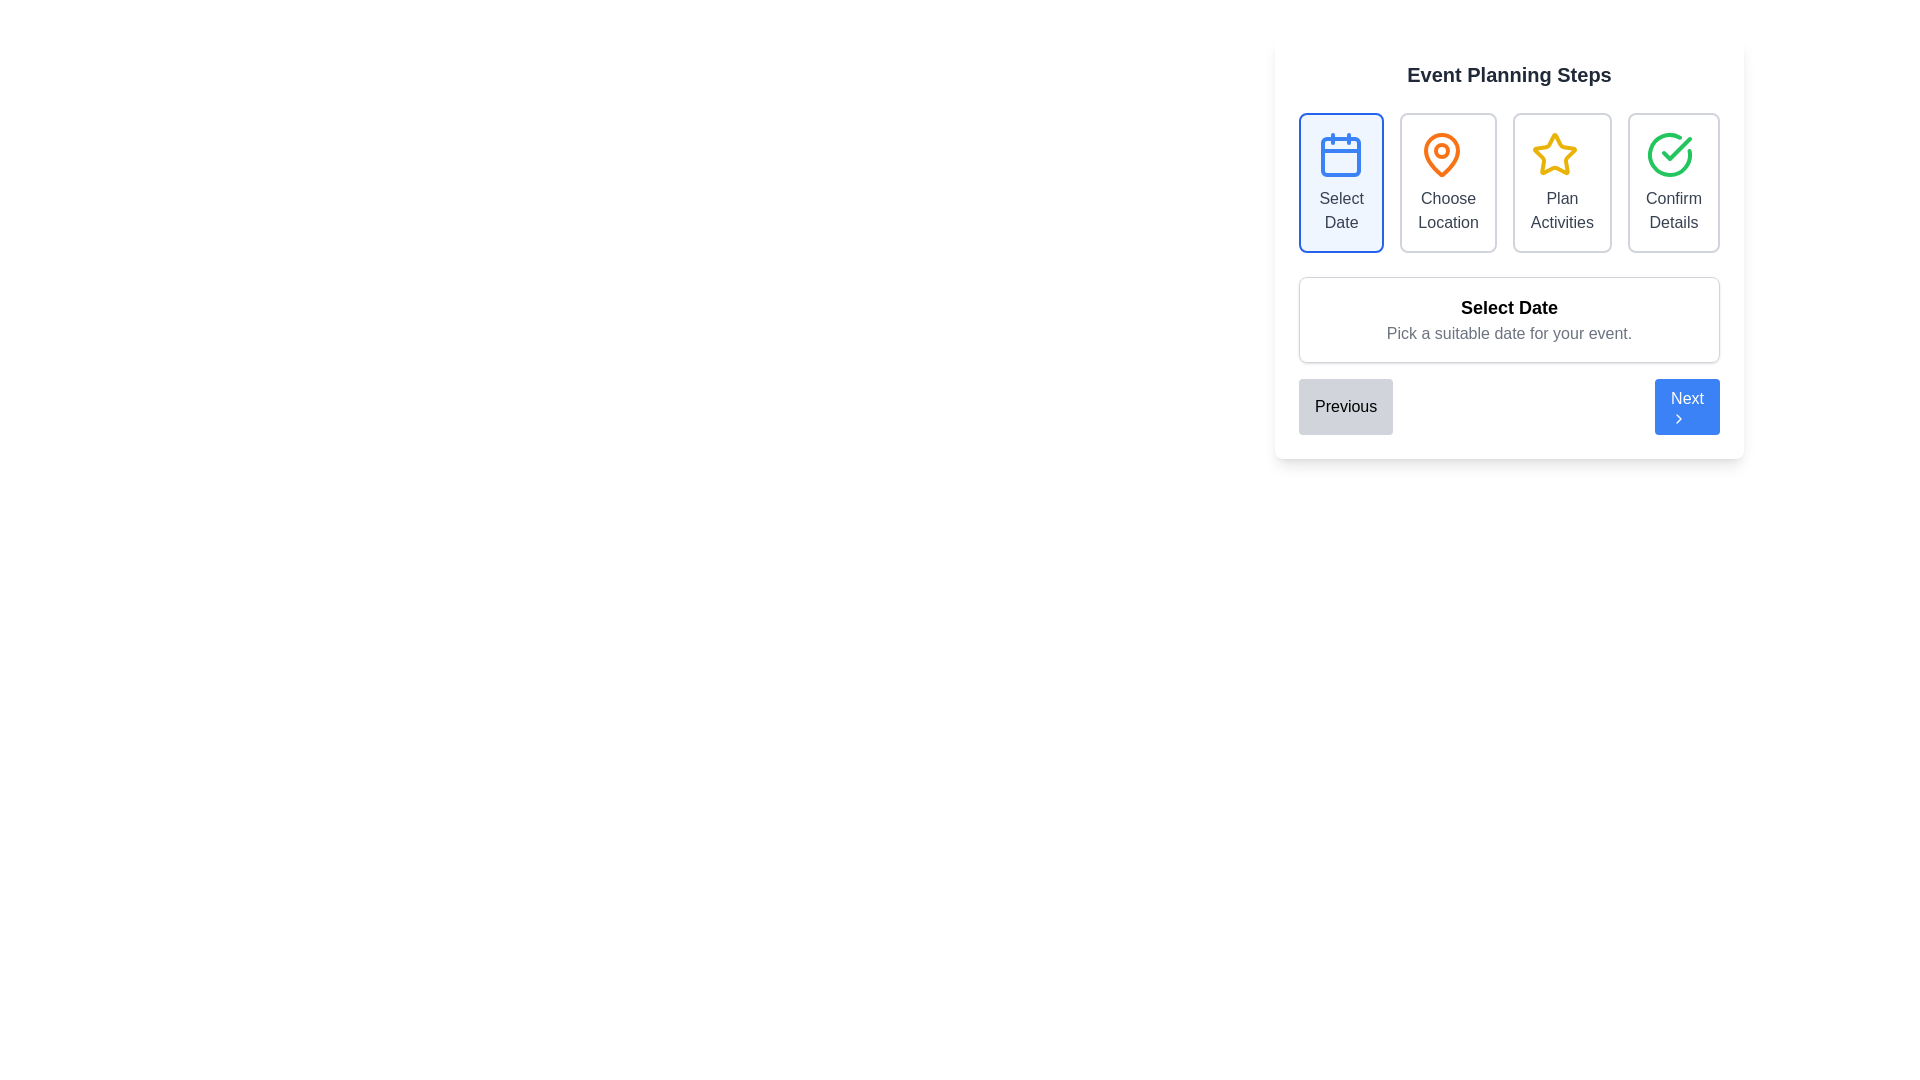  Describe the element at coordinates (1686, 406) in the screenshot. I see `the 'Next' button located to the right of the 'Previous' button` at that location.